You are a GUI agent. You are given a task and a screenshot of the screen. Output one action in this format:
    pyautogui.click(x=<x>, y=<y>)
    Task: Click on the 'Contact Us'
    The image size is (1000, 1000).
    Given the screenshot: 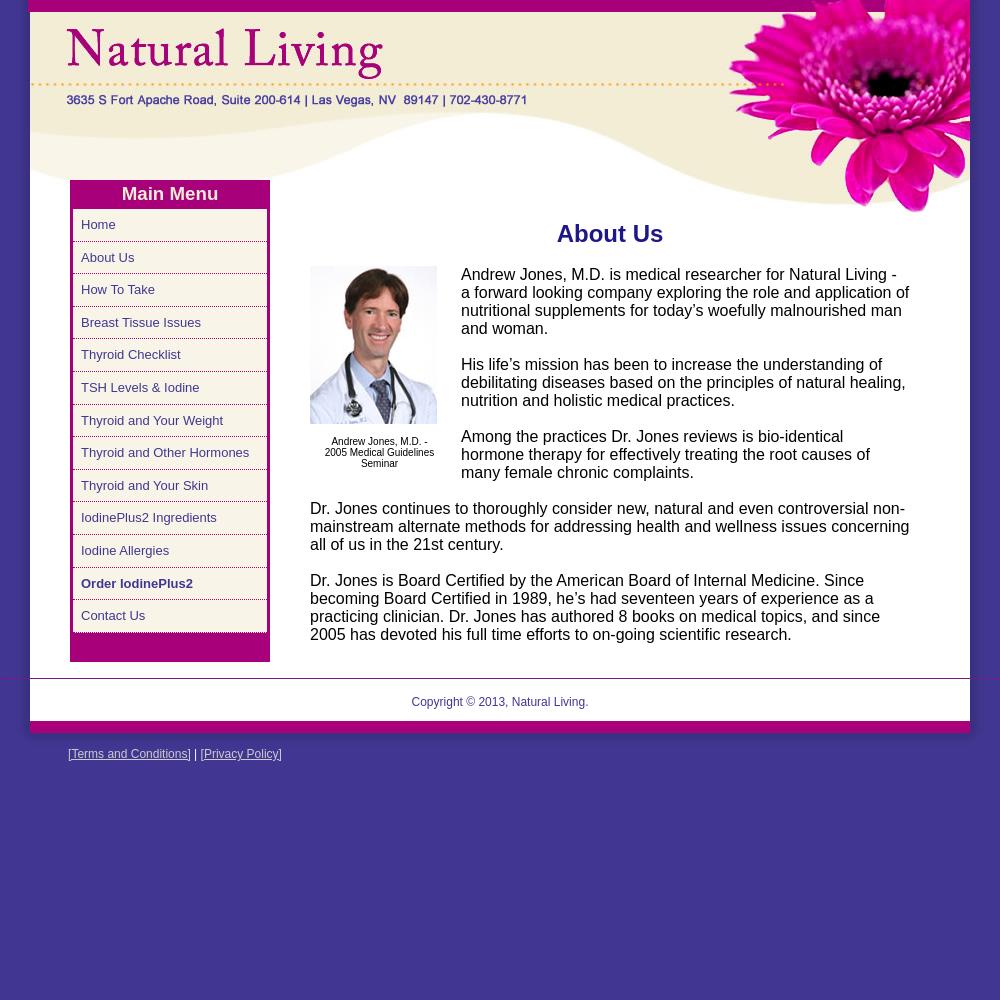 What is the action you would take?
    pyautogui.click(x=112, y=614)
    